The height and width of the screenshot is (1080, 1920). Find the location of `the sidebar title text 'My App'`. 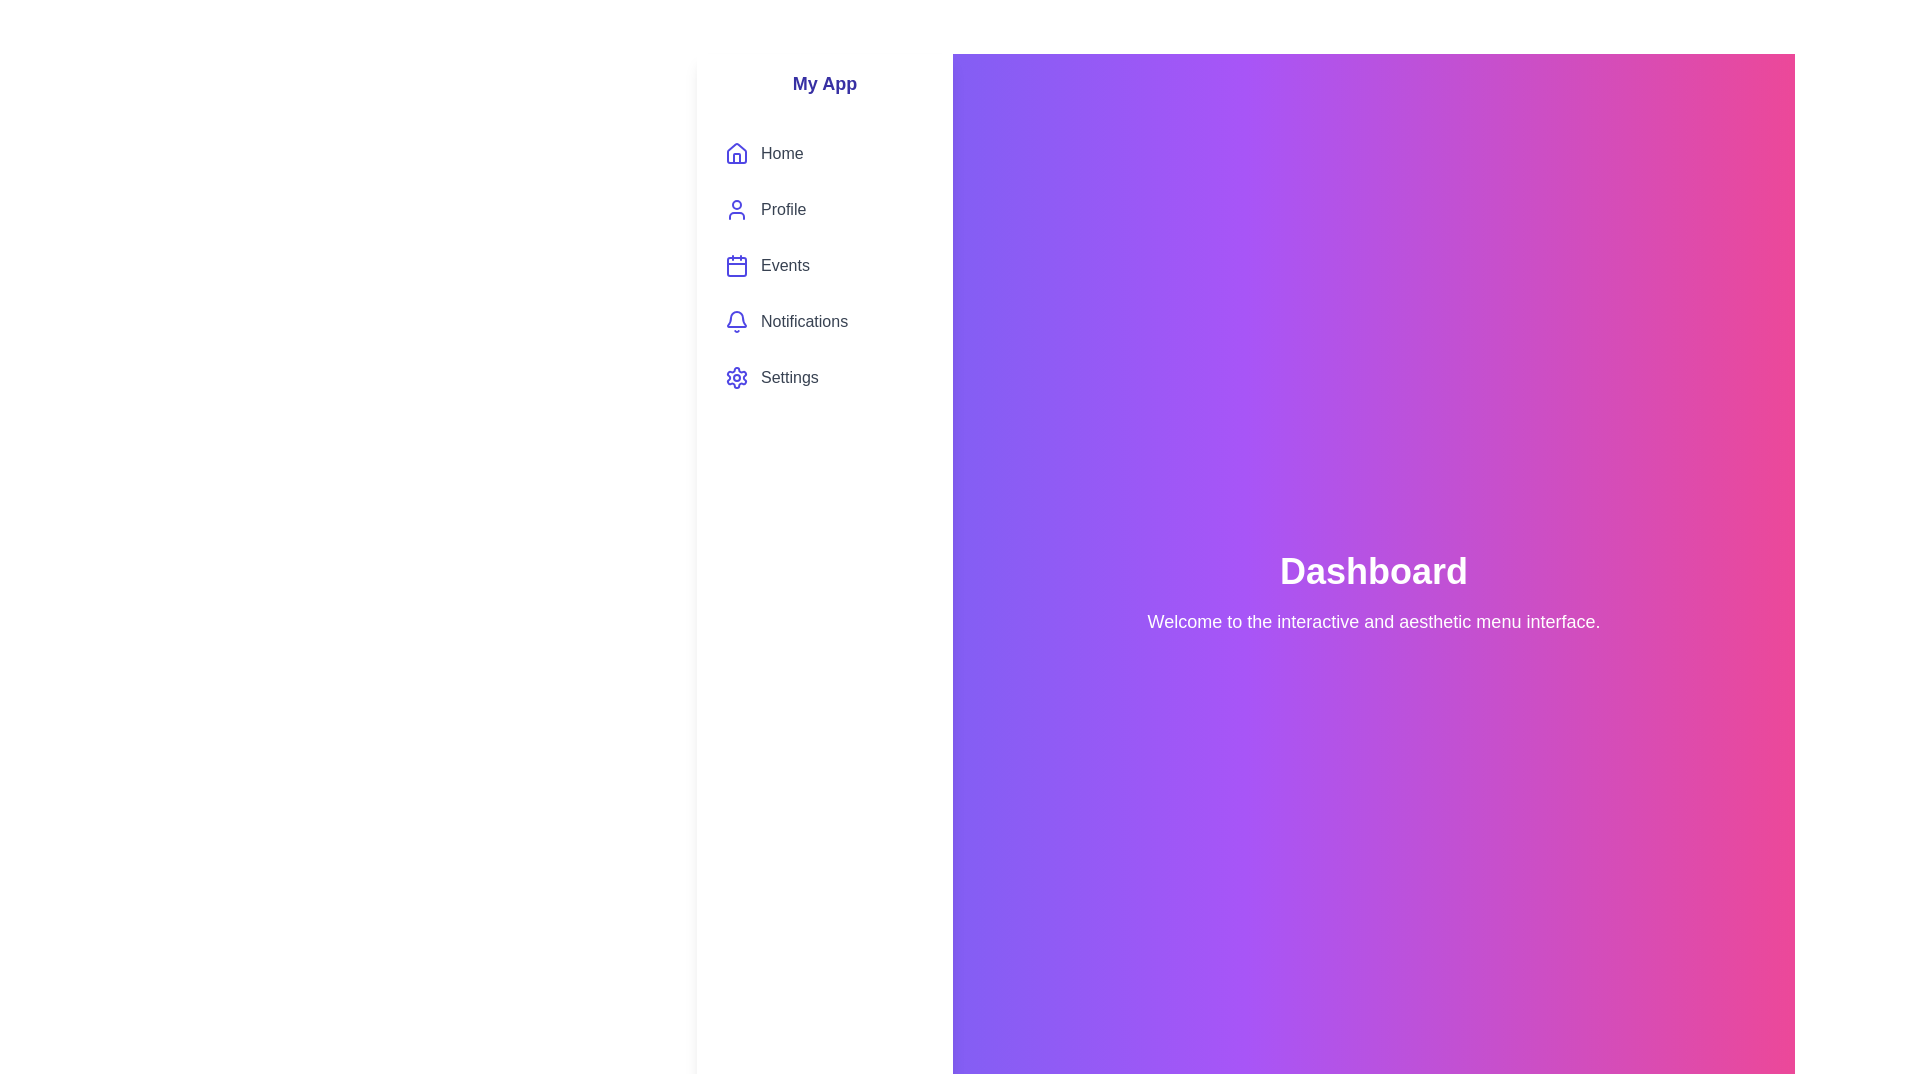

the sidebar title text 'My App' is located at coordinates (825, 83).